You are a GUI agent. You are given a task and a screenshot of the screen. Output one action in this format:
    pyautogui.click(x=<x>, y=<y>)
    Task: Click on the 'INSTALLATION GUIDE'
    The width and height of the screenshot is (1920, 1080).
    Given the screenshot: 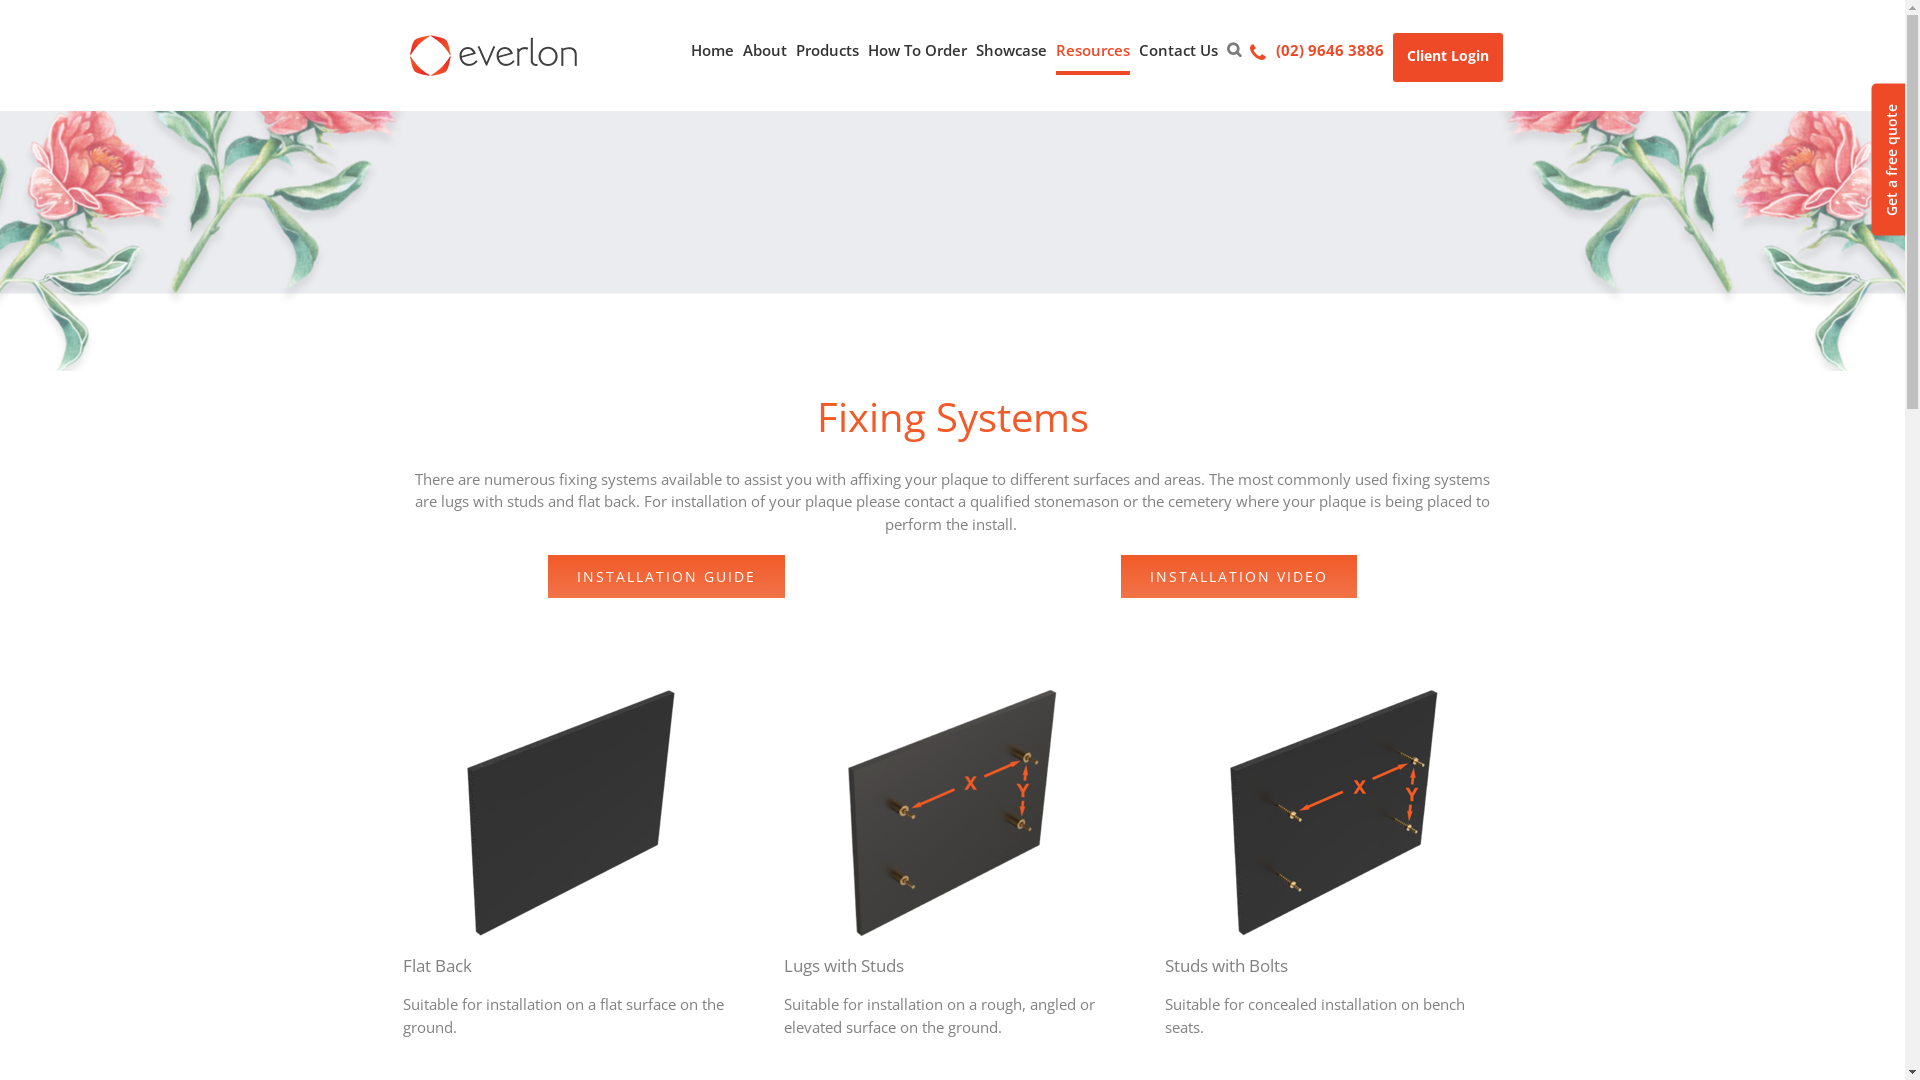 What is the action you would take?
    pyautogui.click(x=666, y=576)
    